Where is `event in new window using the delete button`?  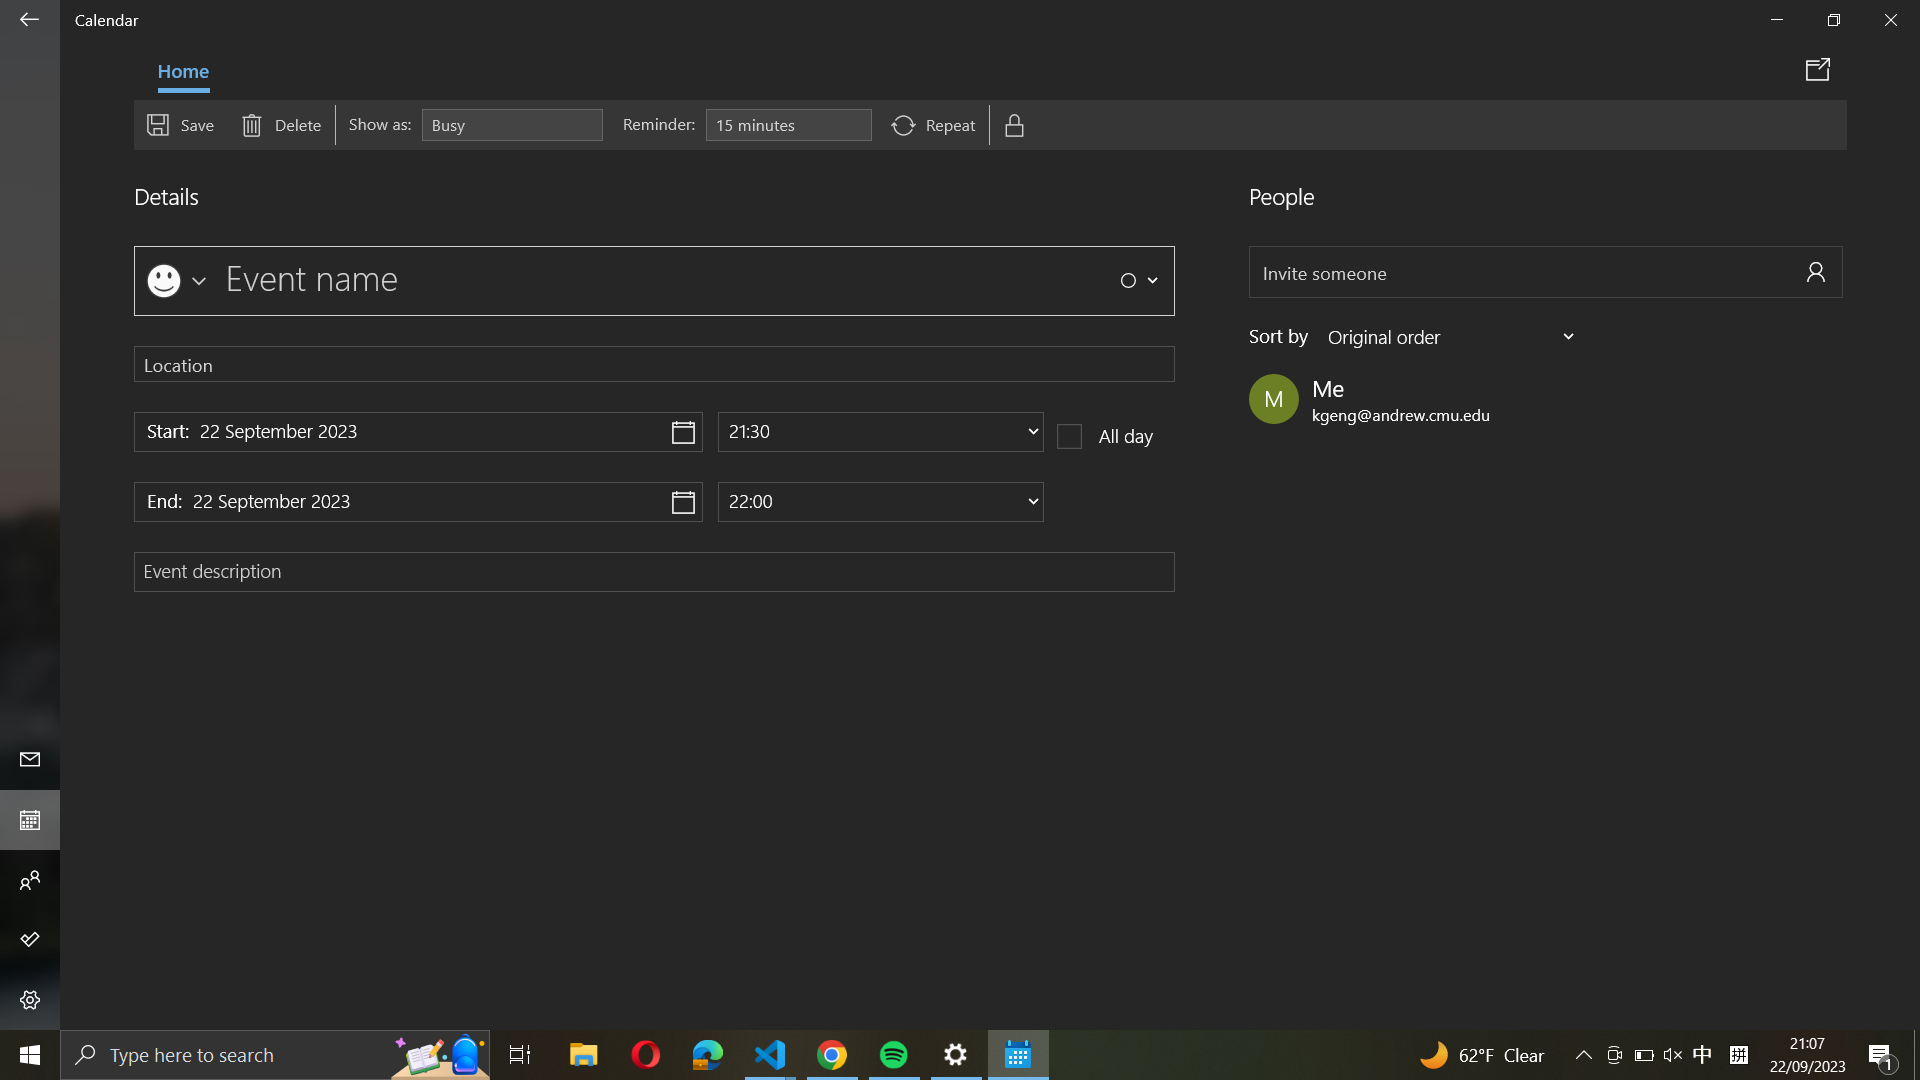 event in new window using the delete button is located at coordinates (1821, 68).